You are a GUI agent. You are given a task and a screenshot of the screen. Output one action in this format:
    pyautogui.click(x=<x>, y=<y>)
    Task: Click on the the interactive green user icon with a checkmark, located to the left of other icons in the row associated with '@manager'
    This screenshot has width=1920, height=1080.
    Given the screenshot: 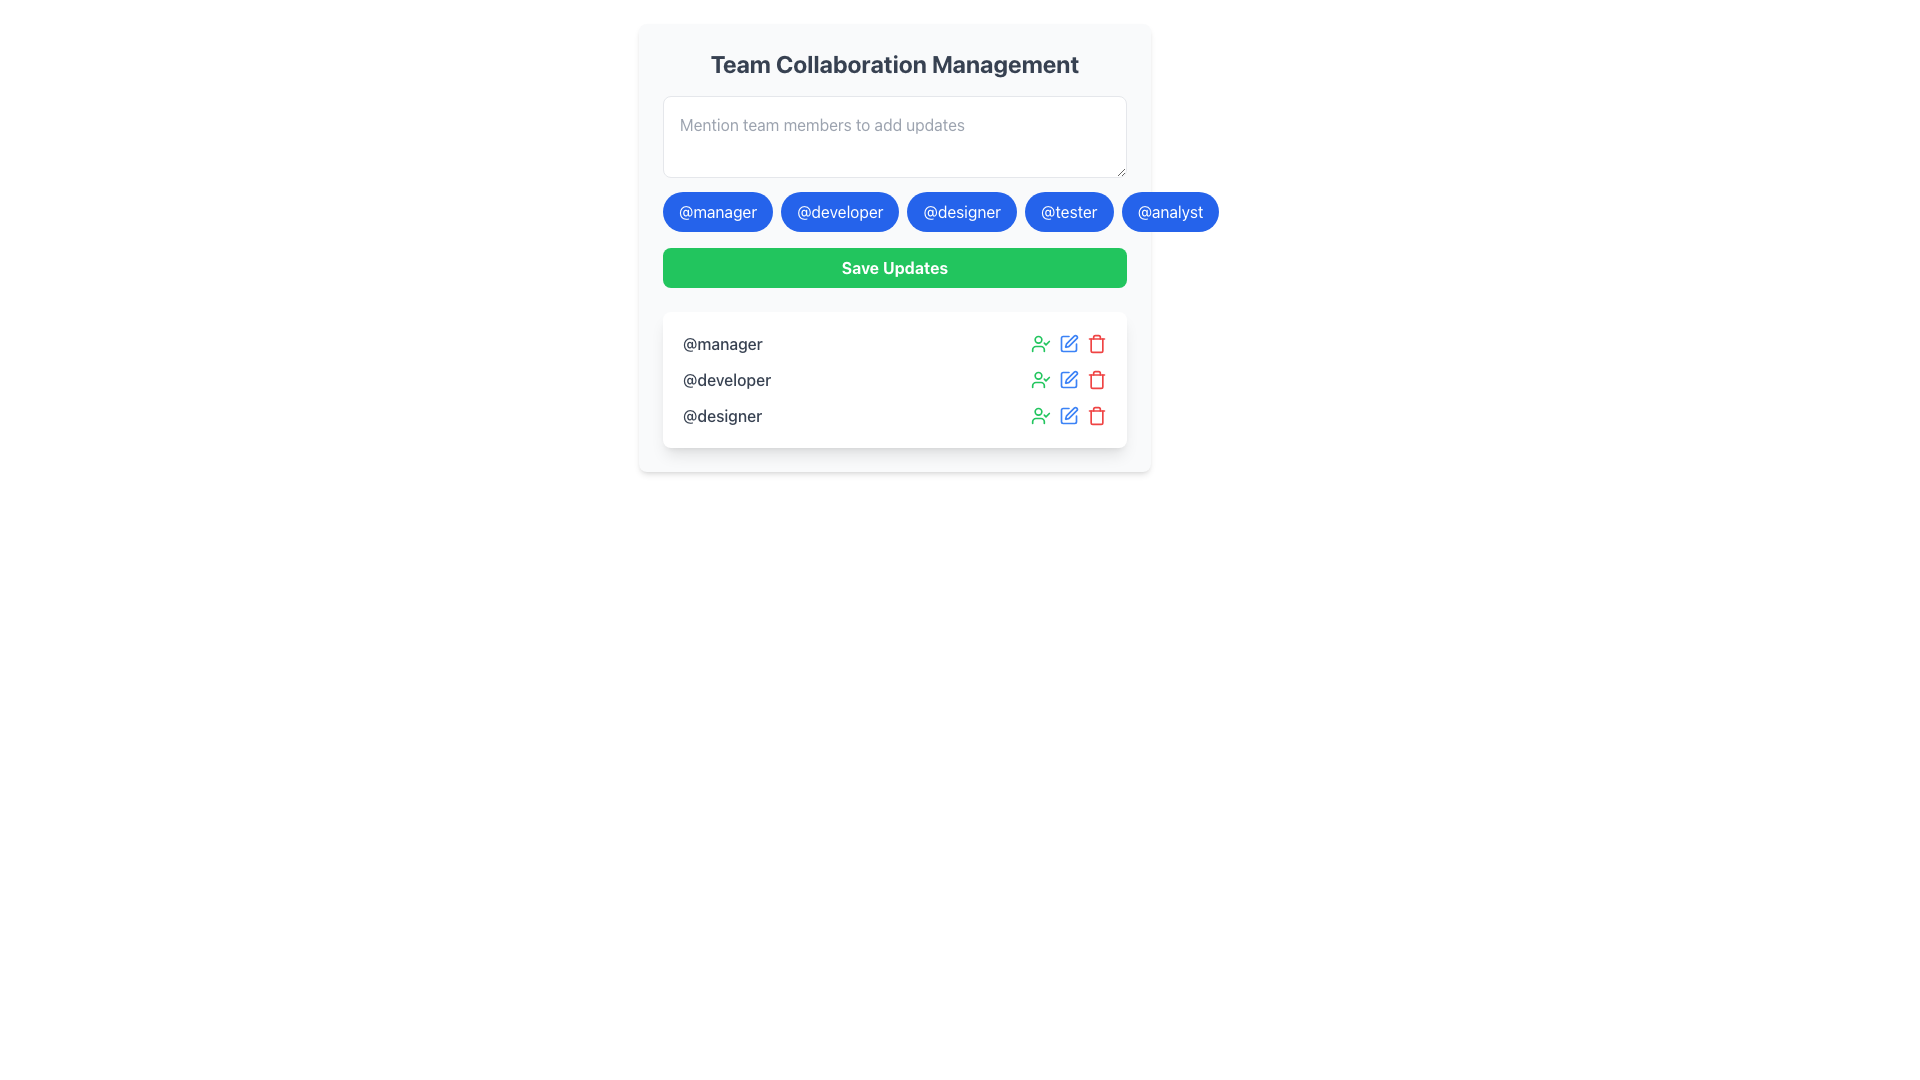 What is the action you would take?
    pyautogui.click(x=1040, y=342)
    